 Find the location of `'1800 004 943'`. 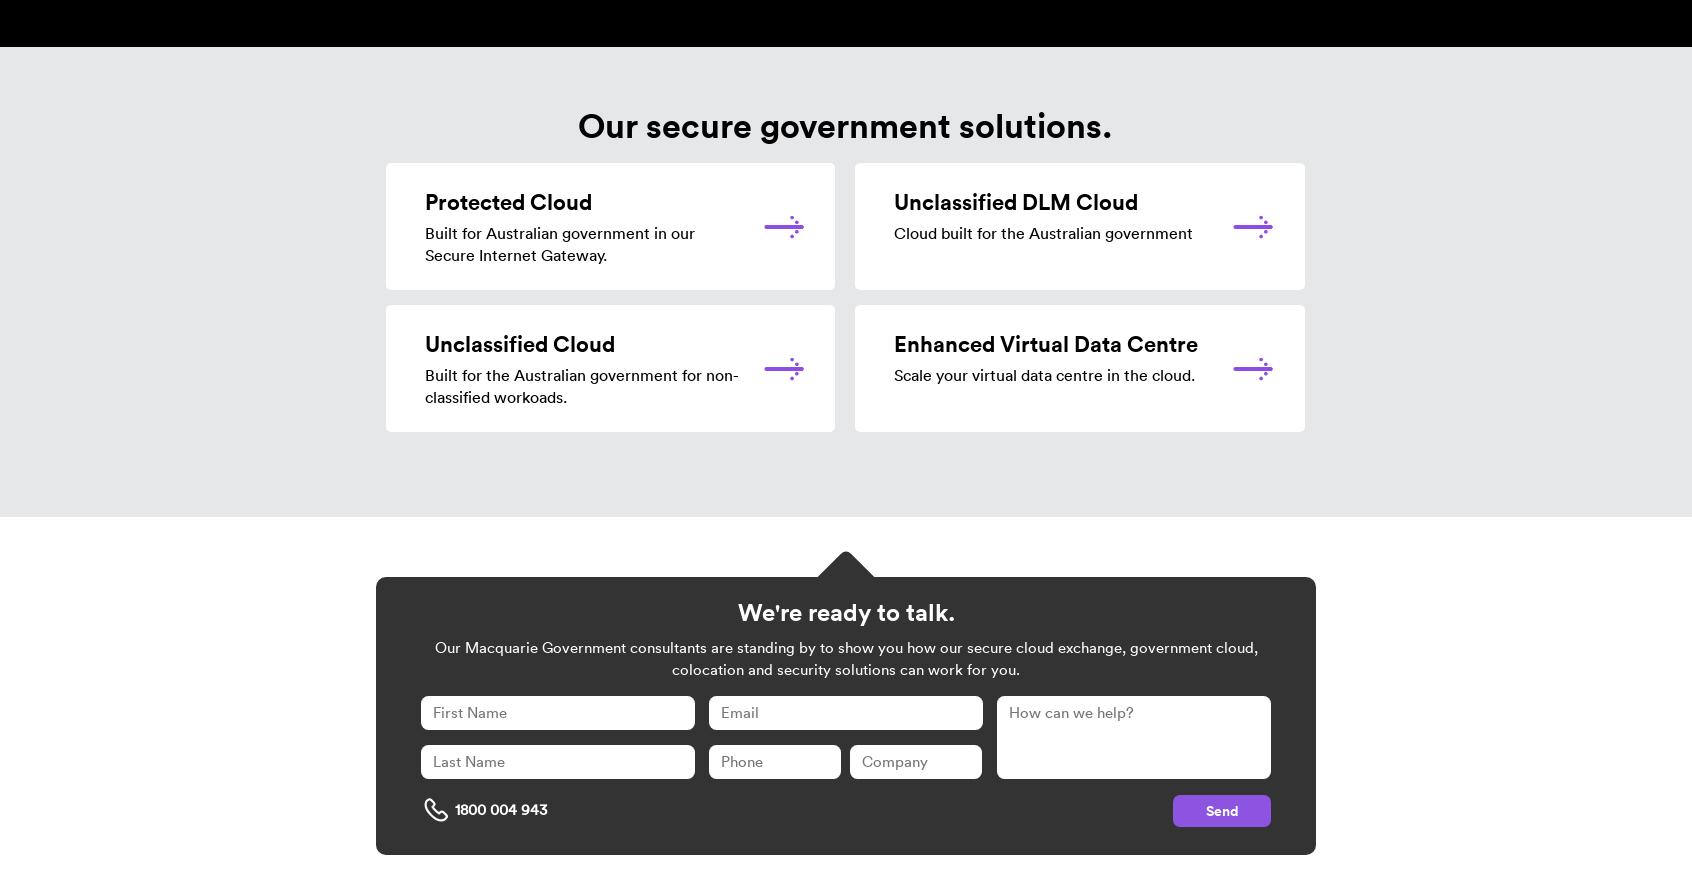

'1800 004 943' is located at coordinates (501, 809).